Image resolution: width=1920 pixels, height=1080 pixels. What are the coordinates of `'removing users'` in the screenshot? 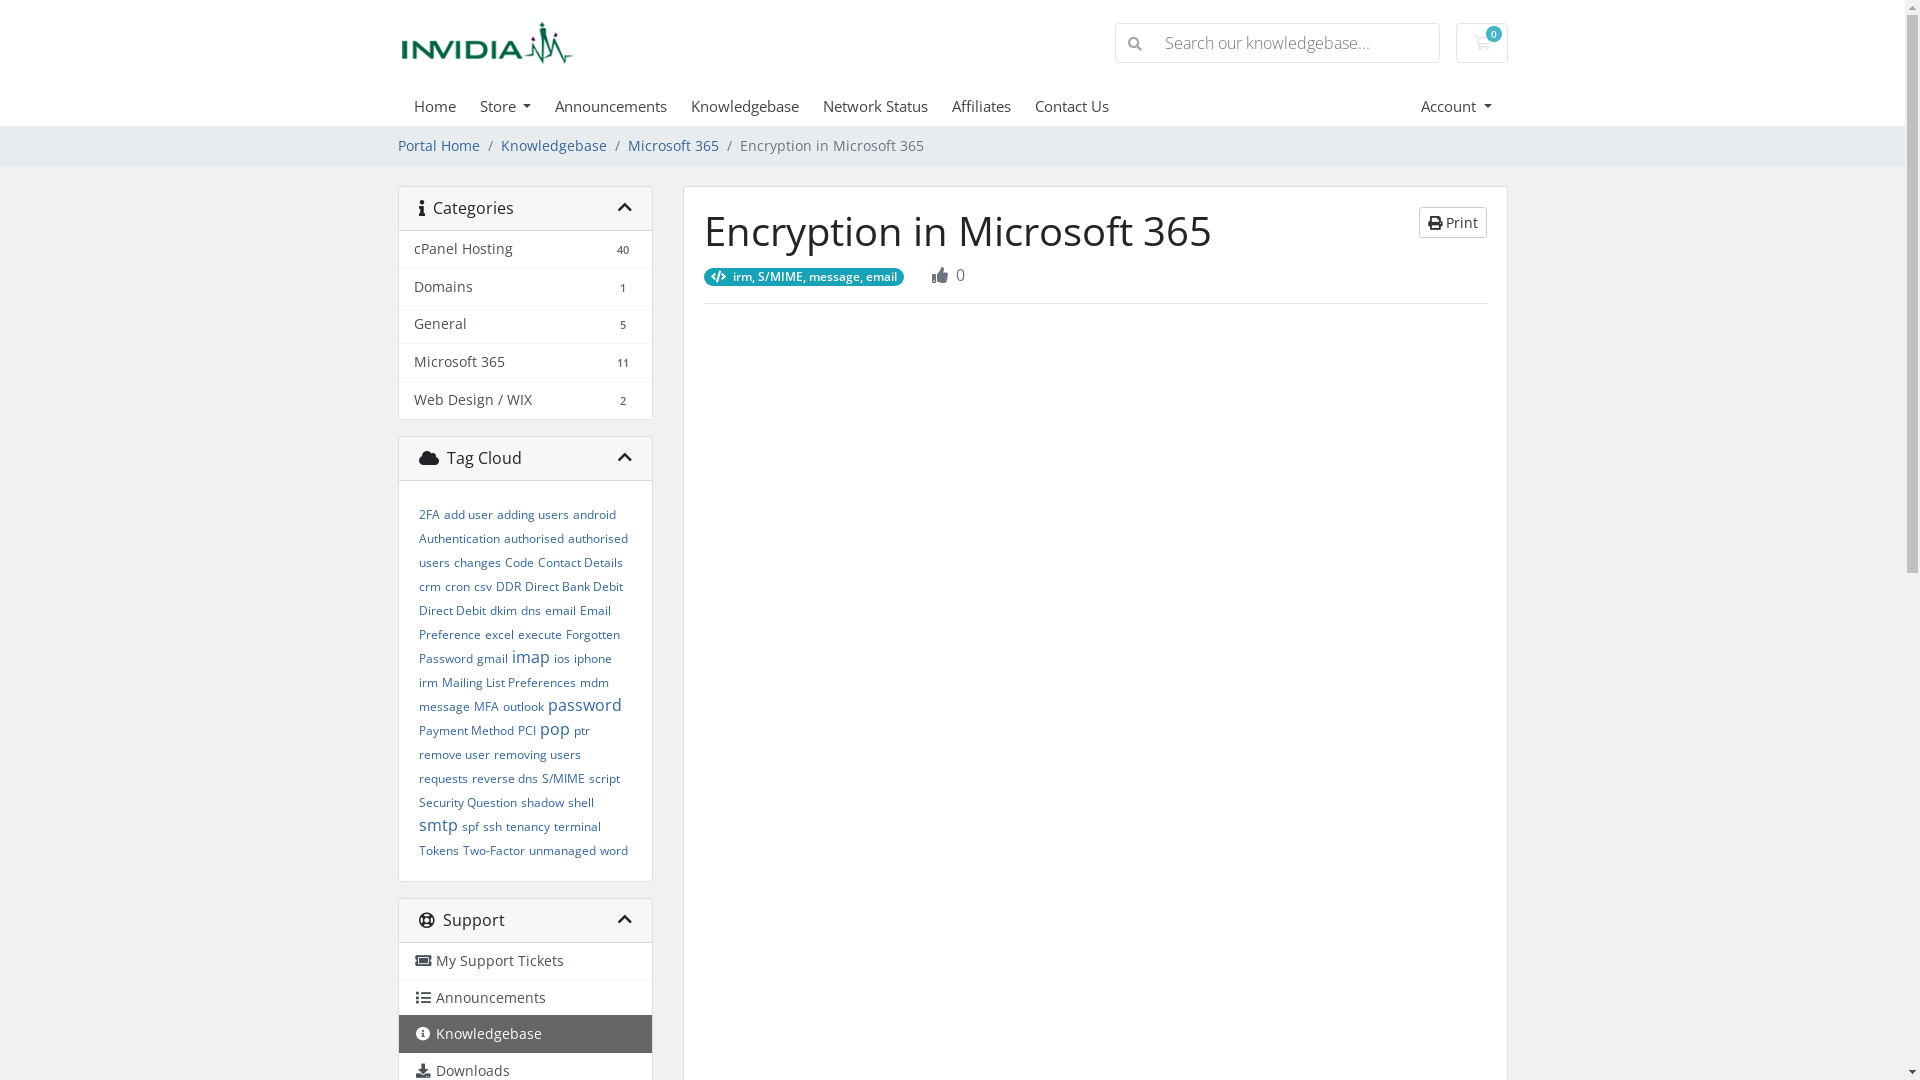 It's located at (537, 754).